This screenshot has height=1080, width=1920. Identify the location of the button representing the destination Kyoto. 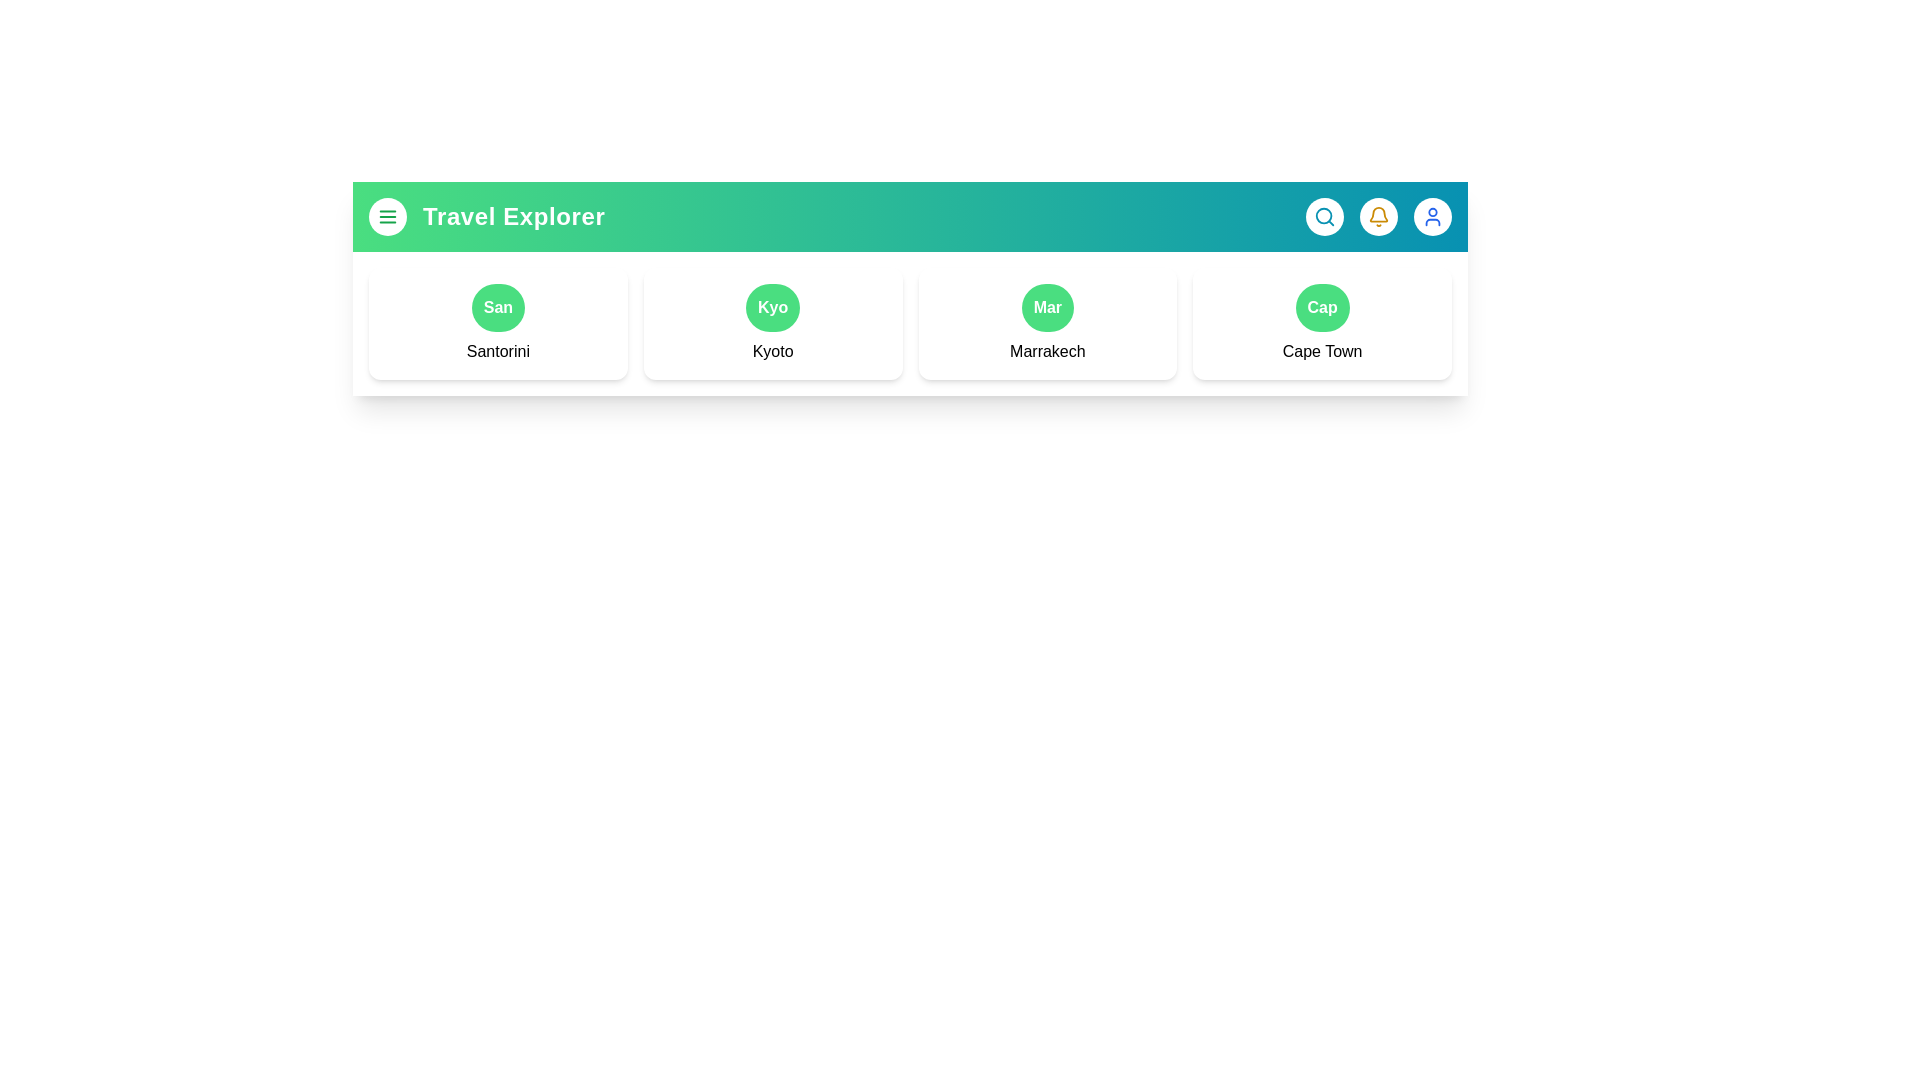
(772, 308).